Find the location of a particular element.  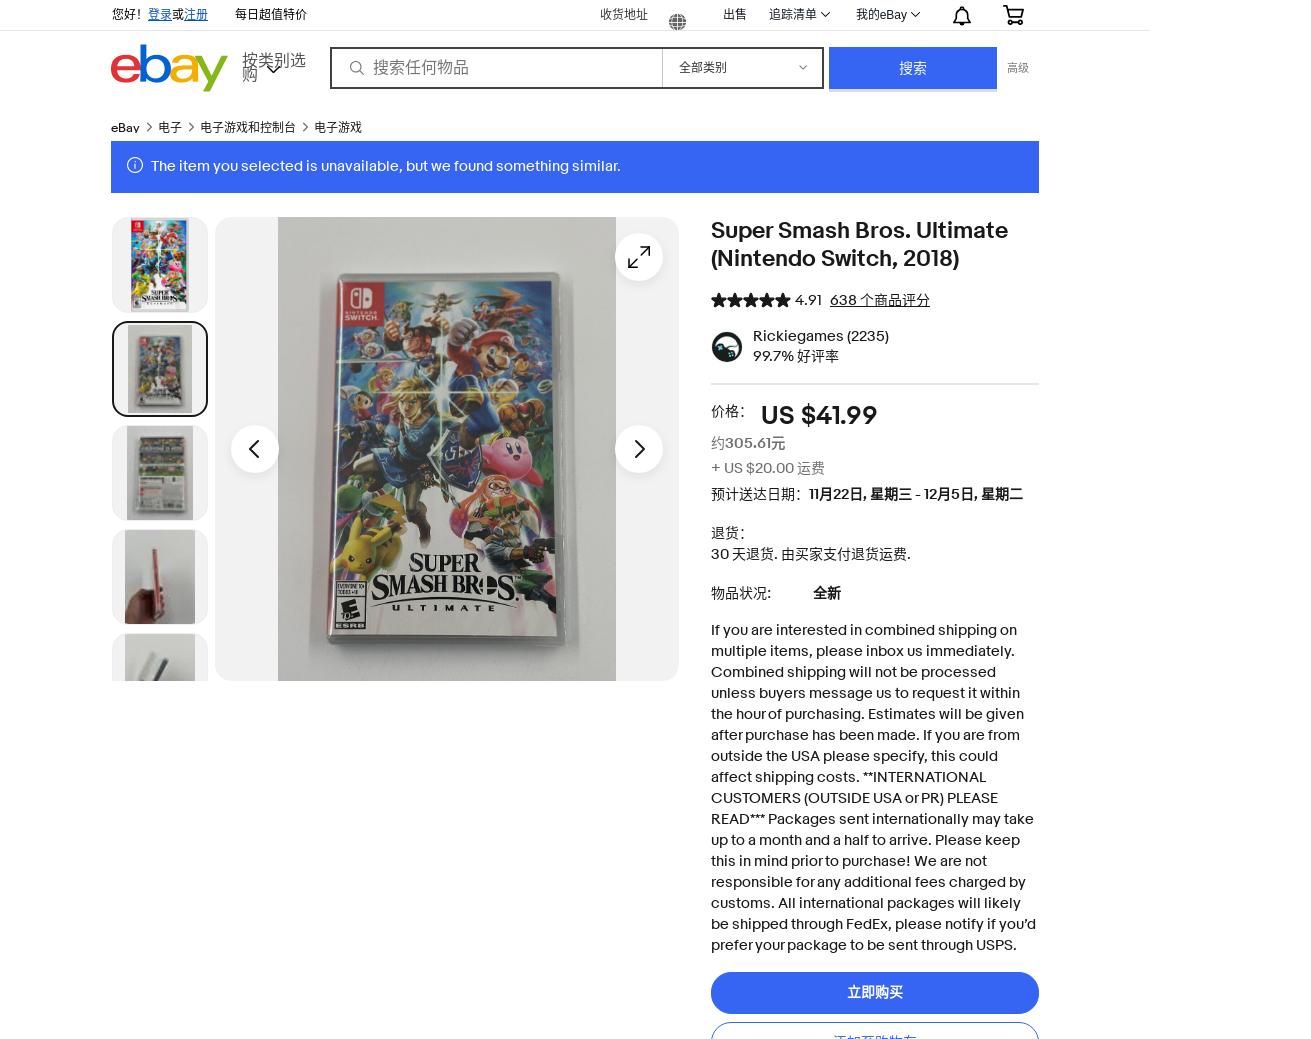

'US $41.99' is located at coordinates (819, 415).